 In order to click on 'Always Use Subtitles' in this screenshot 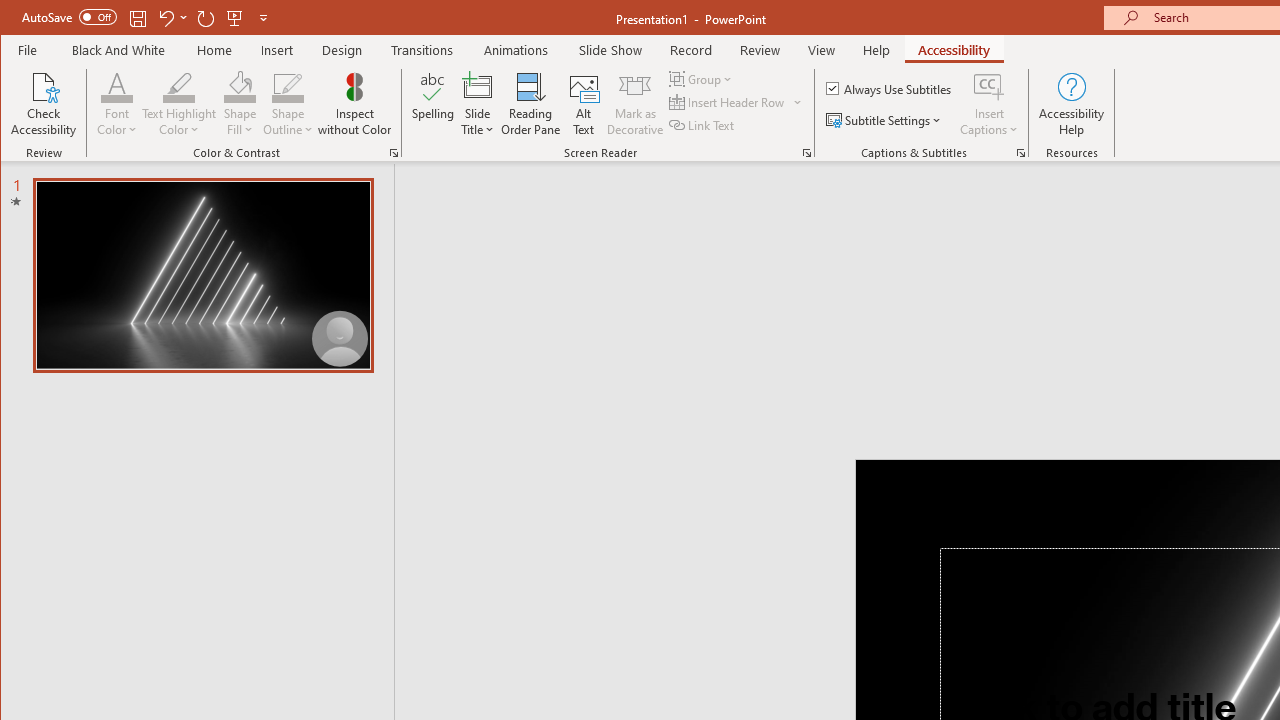, I will do `click(889, 87)`.